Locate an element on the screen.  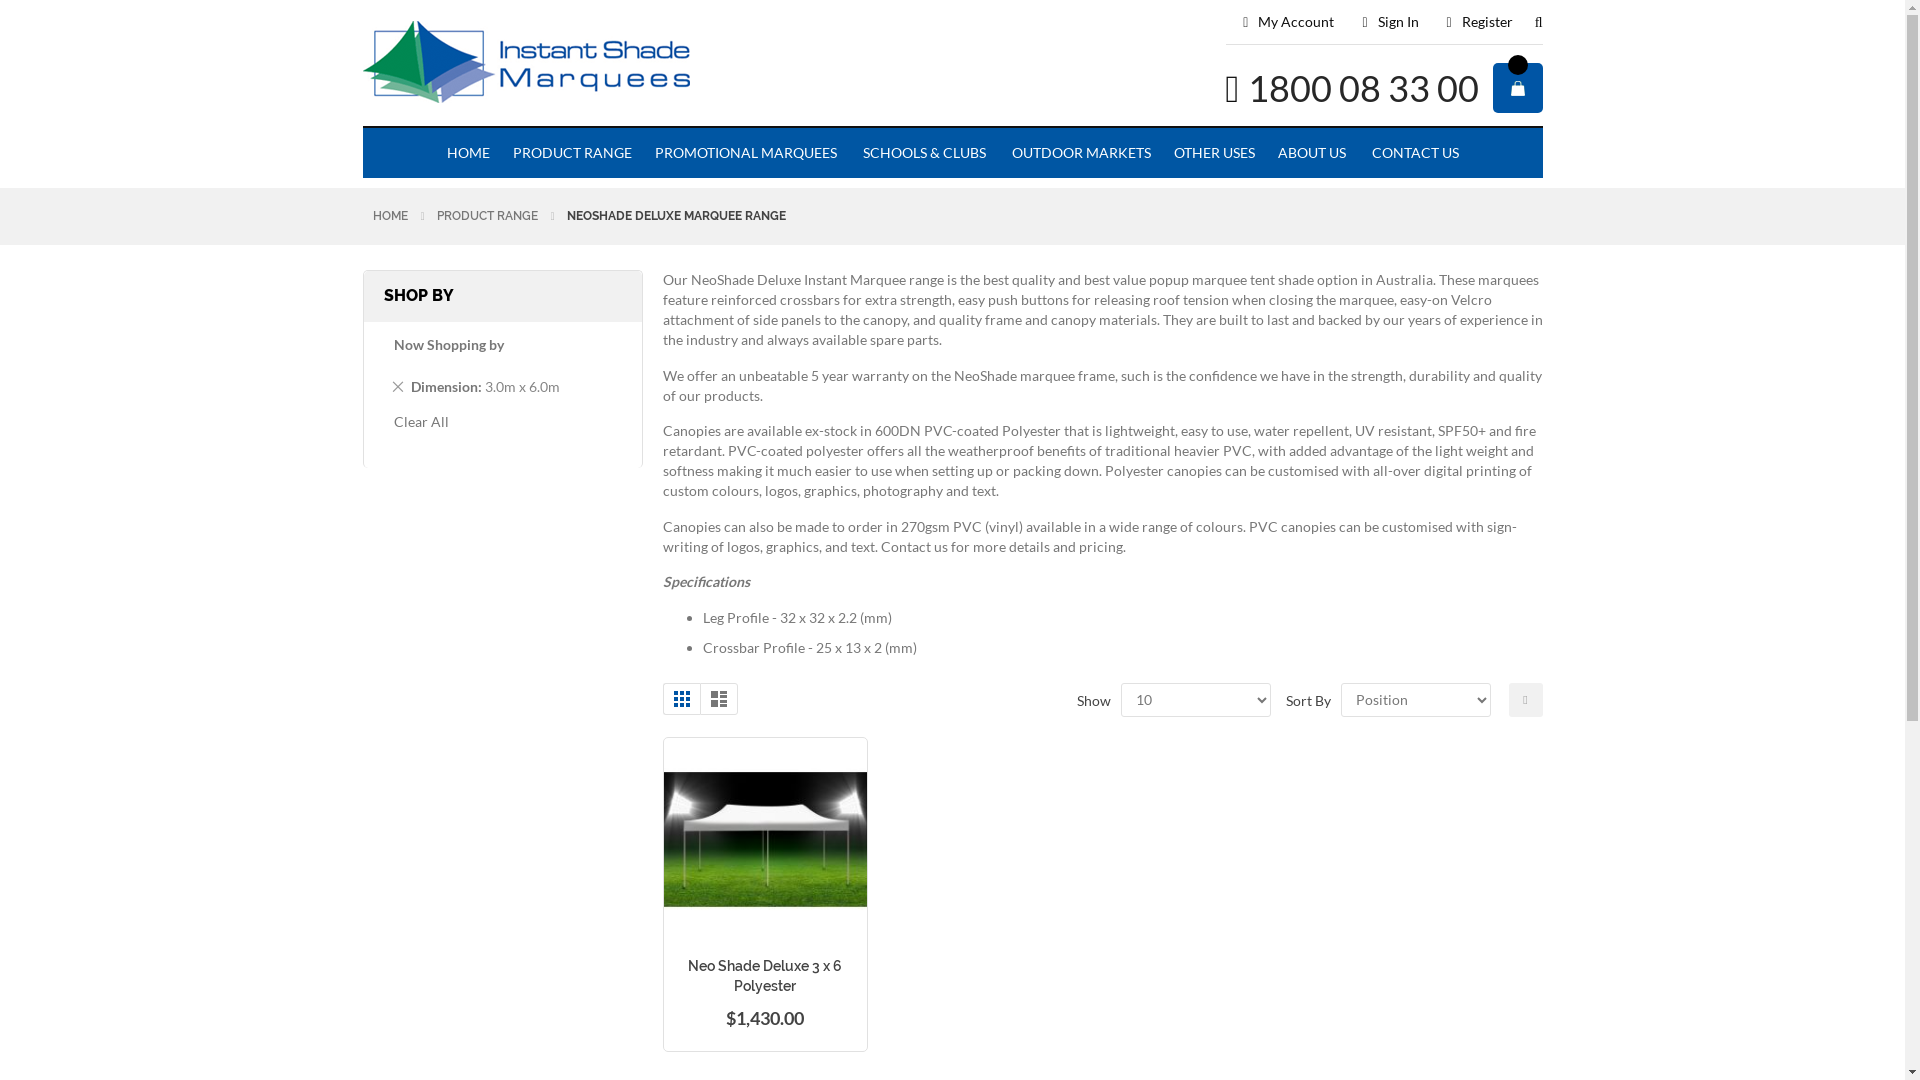
'OTHER USES' is located at coordinates (1163, 152).